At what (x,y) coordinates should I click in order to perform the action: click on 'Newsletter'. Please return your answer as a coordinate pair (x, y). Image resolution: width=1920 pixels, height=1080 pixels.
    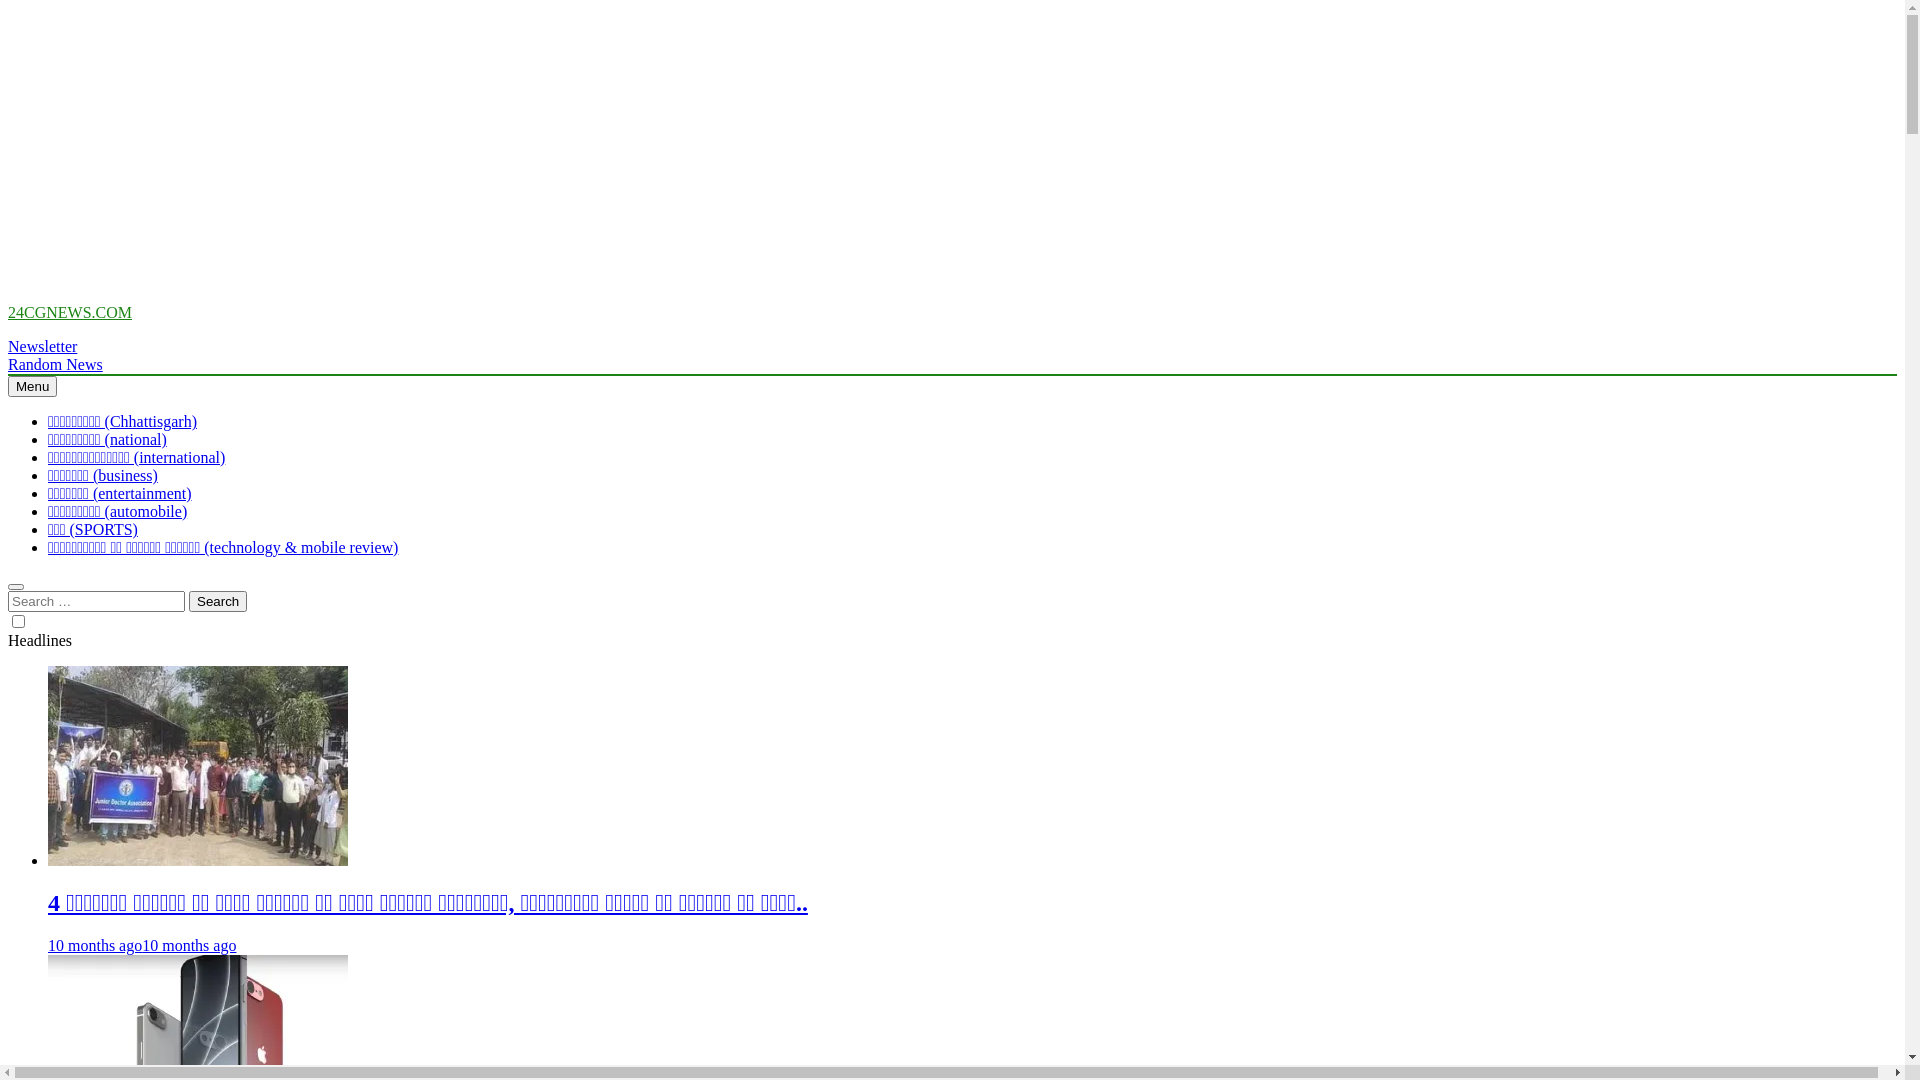
    Looking at the image, I should click on (42, 345).